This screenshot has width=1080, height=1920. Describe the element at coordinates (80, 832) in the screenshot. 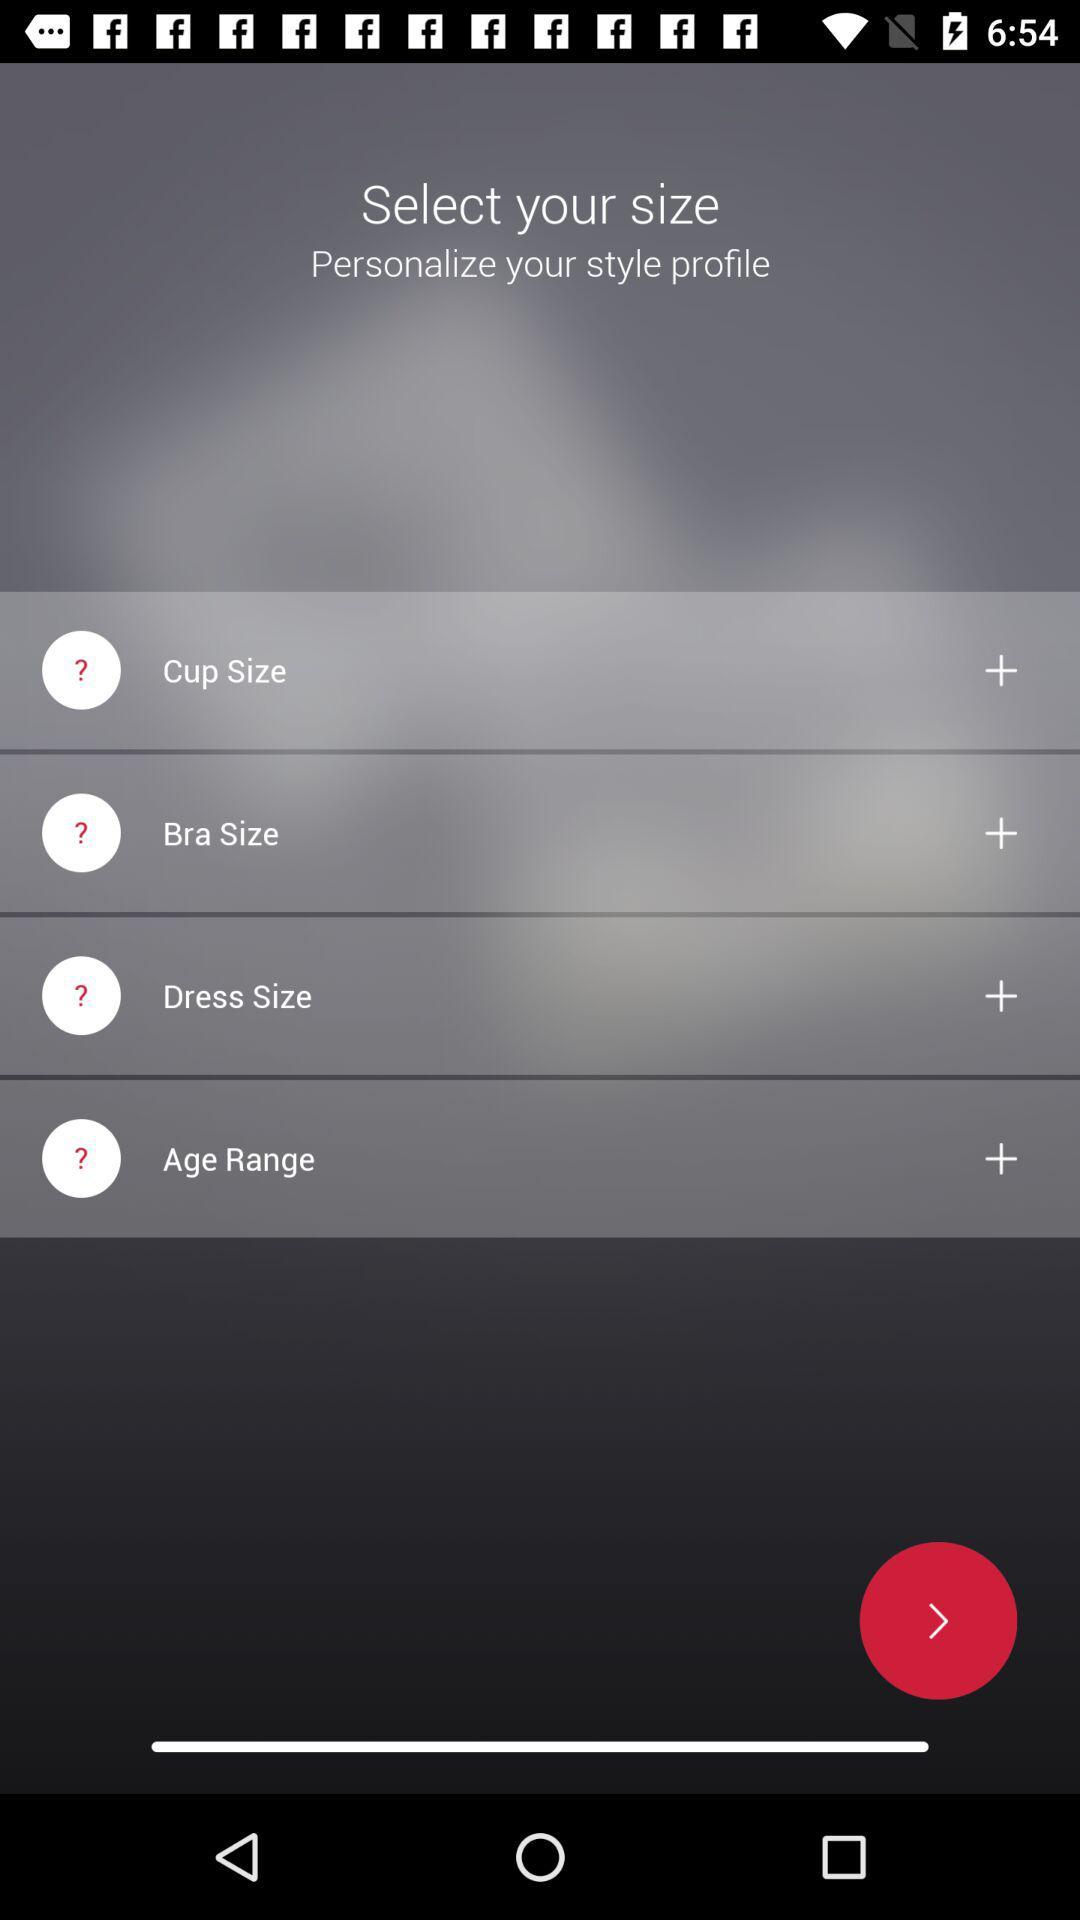

I see `the help icon` at that location.